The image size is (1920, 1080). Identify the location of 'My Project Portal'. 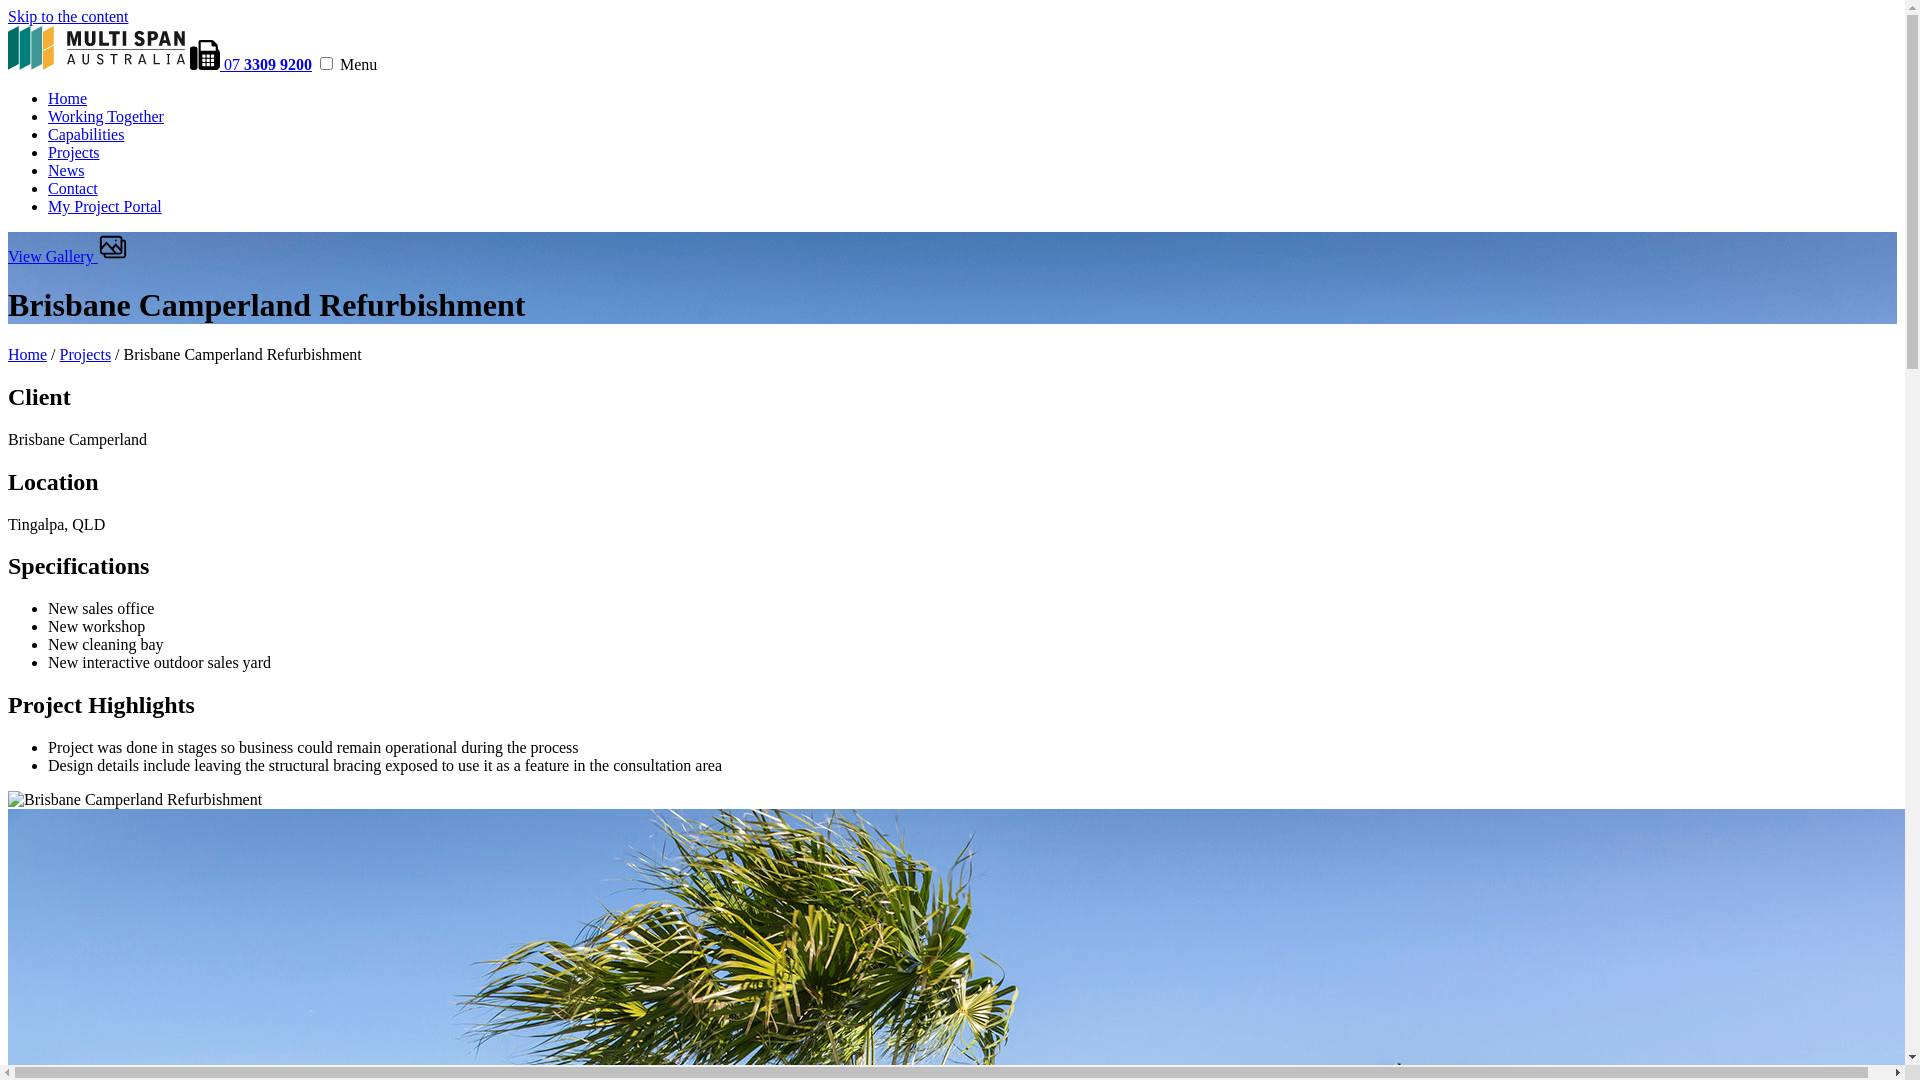
(48, 206).